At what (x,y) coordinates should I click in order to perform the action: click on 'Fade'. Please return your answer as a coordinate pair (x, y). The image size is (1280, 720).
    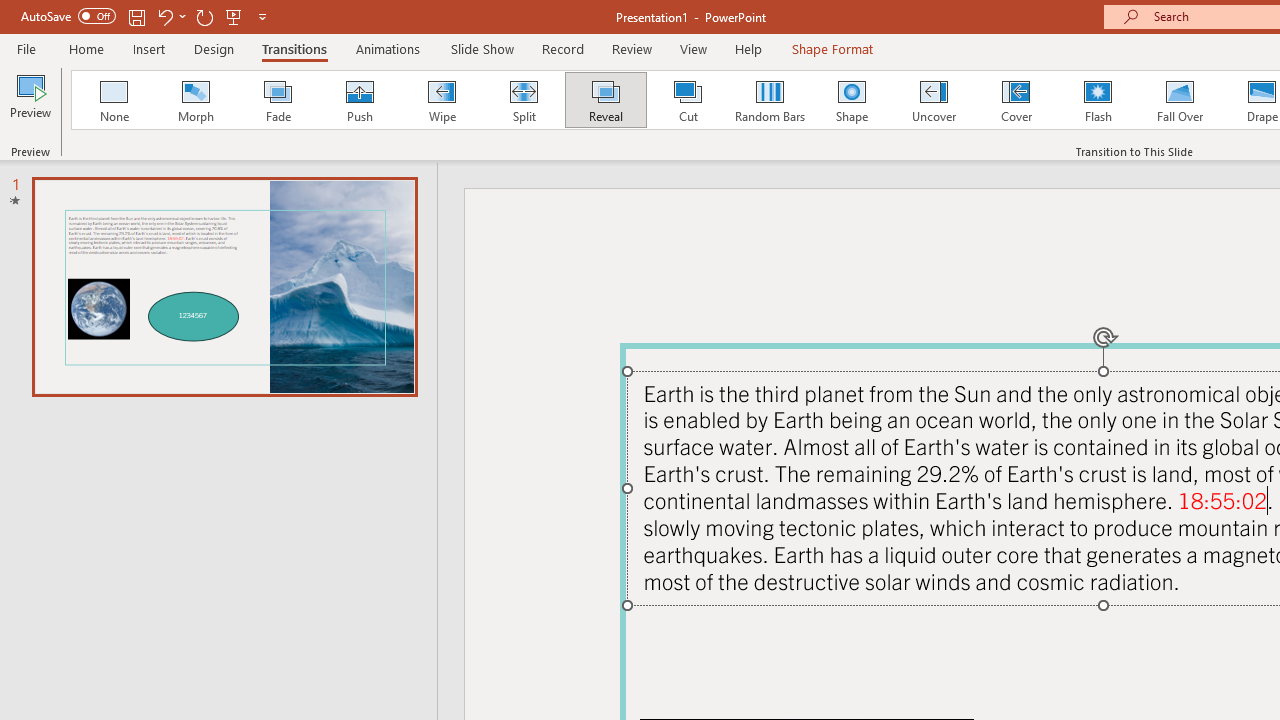
    Looking at the image, I should click on (276, 100).